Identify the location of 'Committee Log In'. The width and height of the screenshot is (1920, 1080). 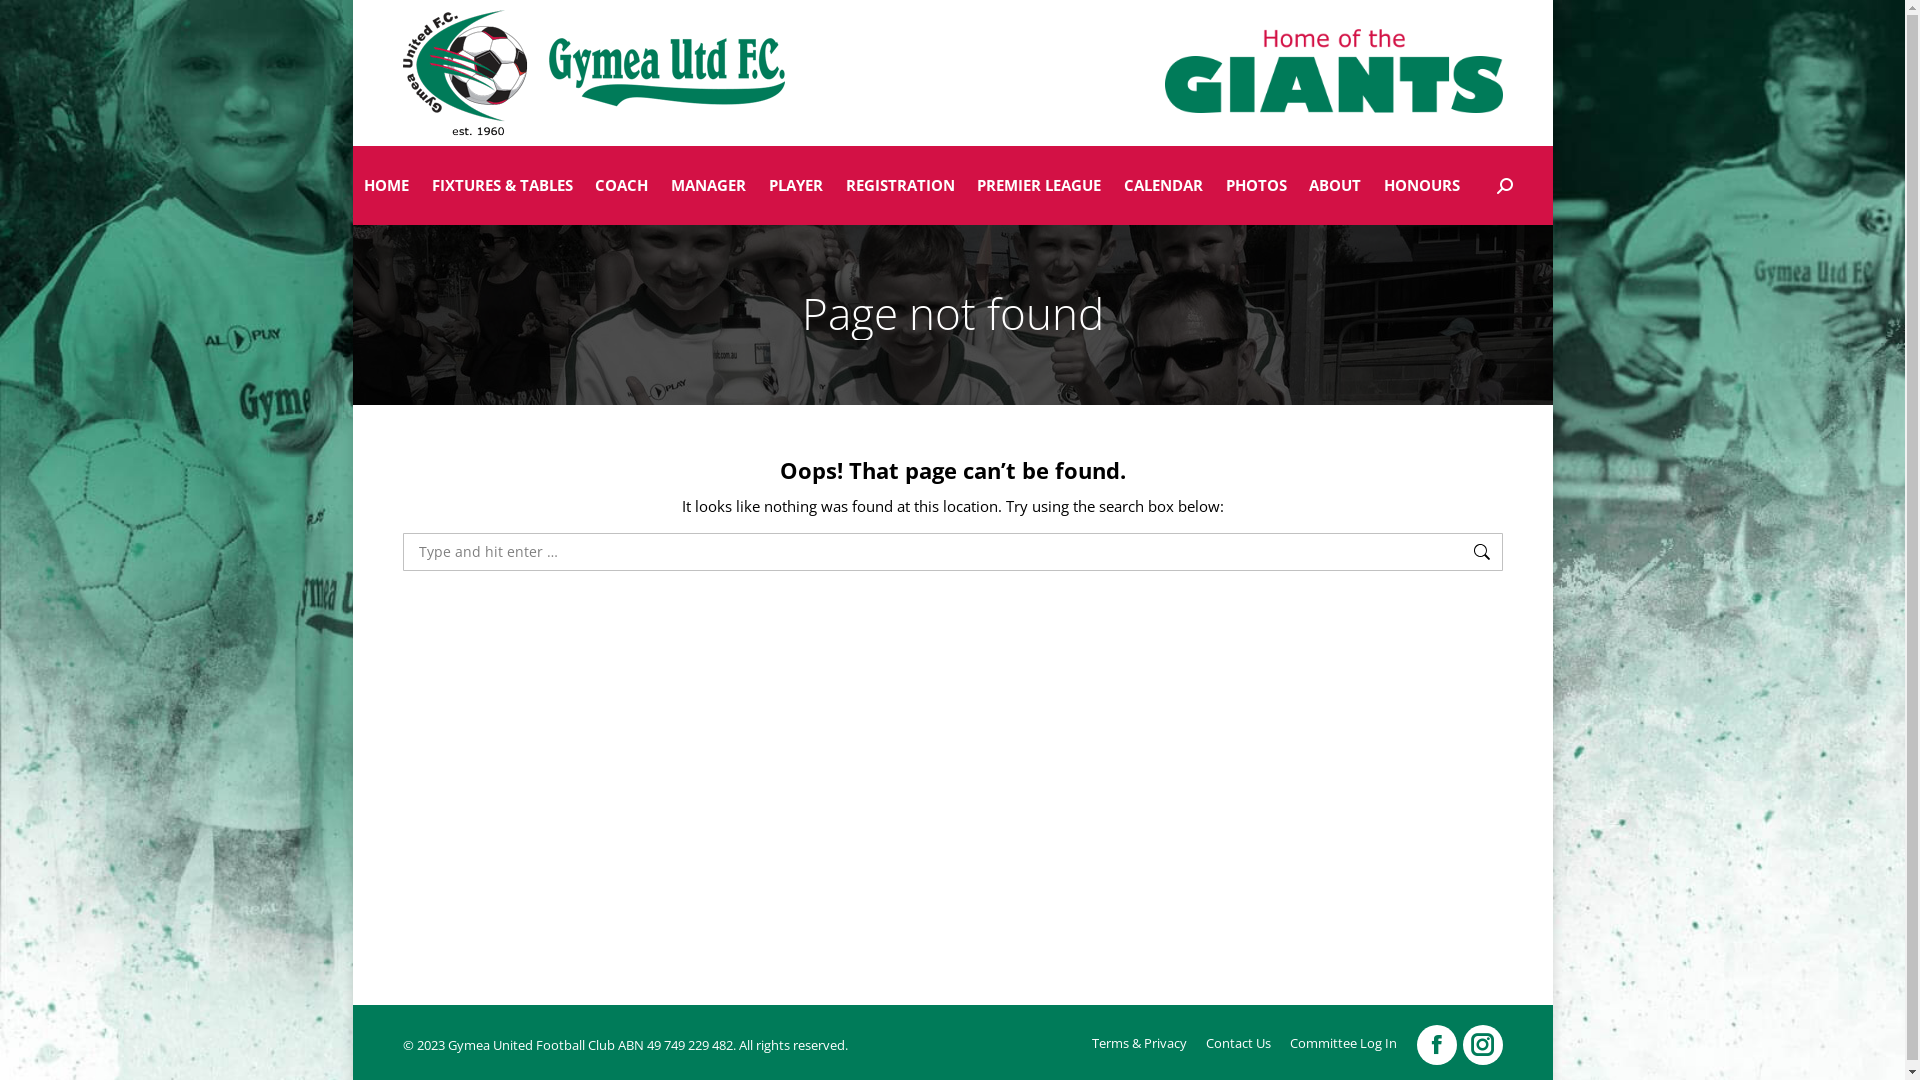
(1290, 1042).